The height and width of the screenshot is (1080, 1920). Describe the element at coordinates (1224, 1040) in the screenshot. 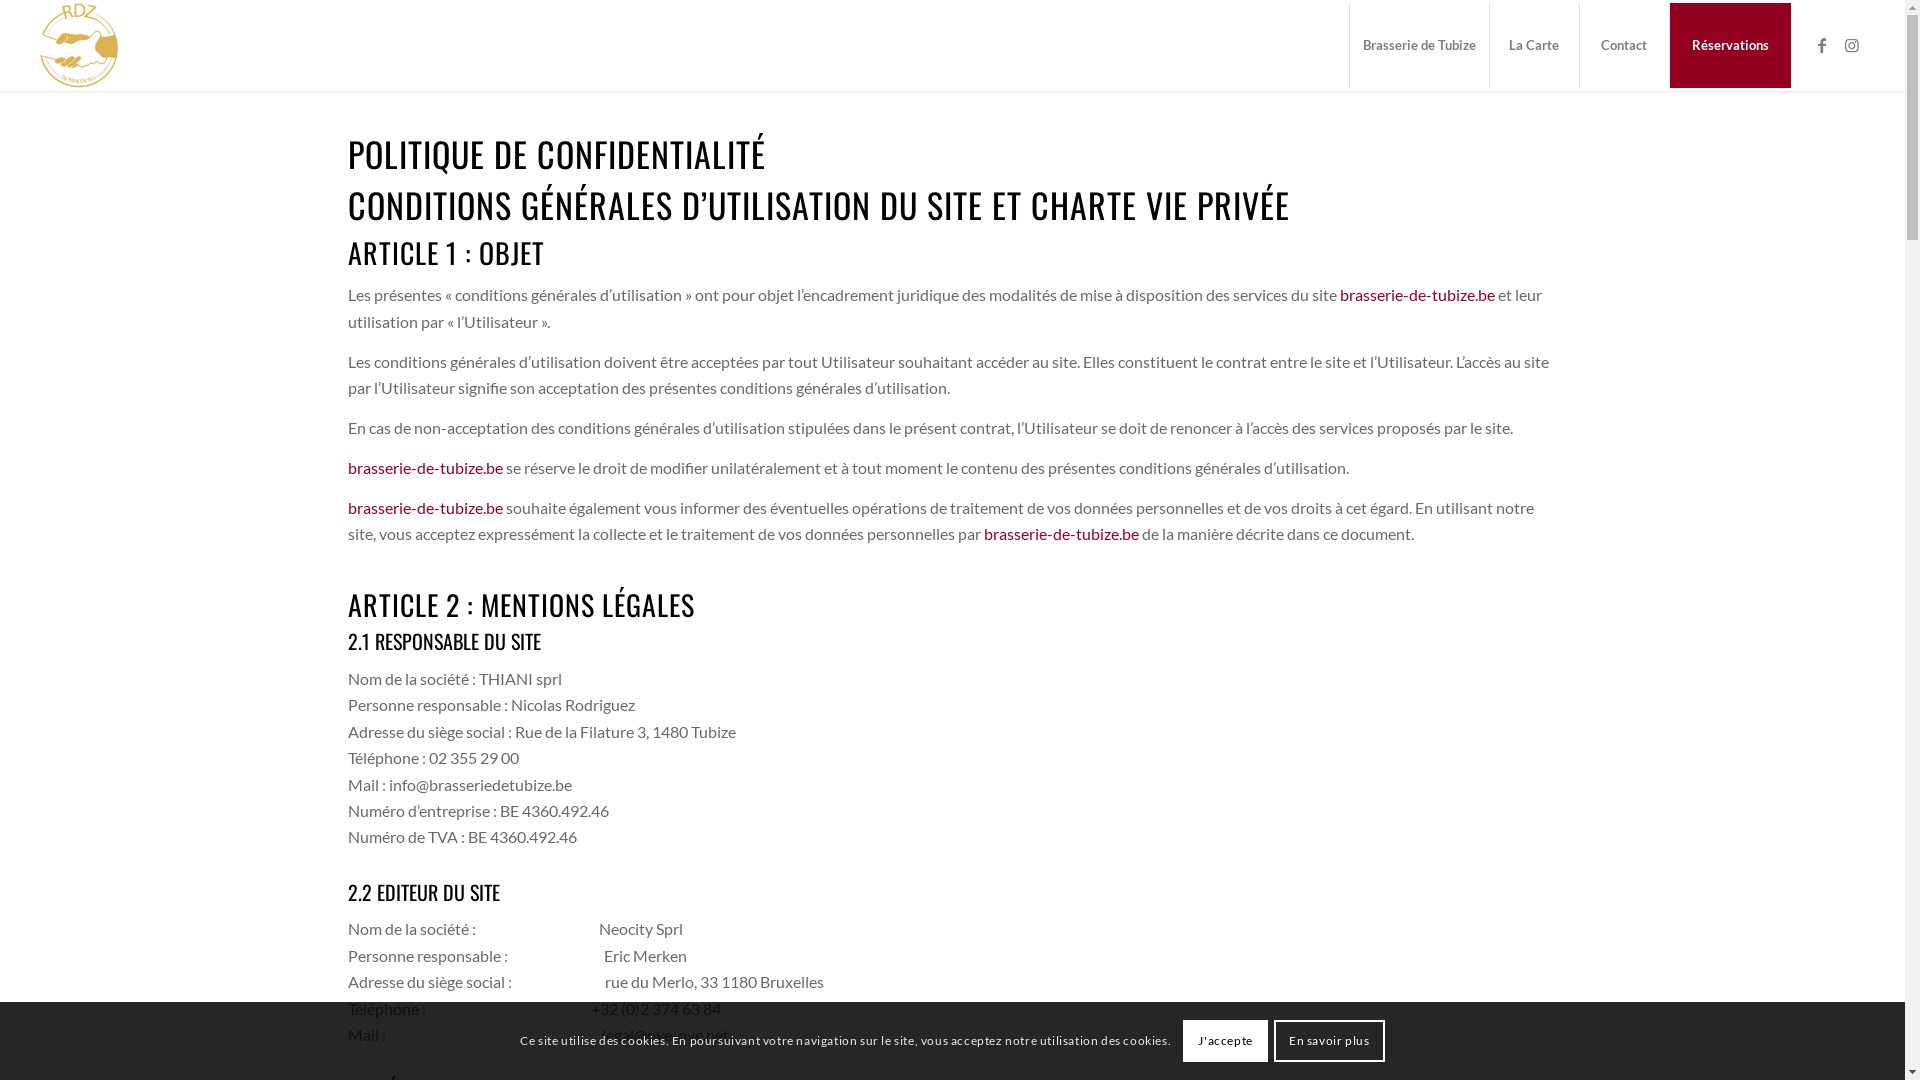

I see `'J'accepte'` at that location.